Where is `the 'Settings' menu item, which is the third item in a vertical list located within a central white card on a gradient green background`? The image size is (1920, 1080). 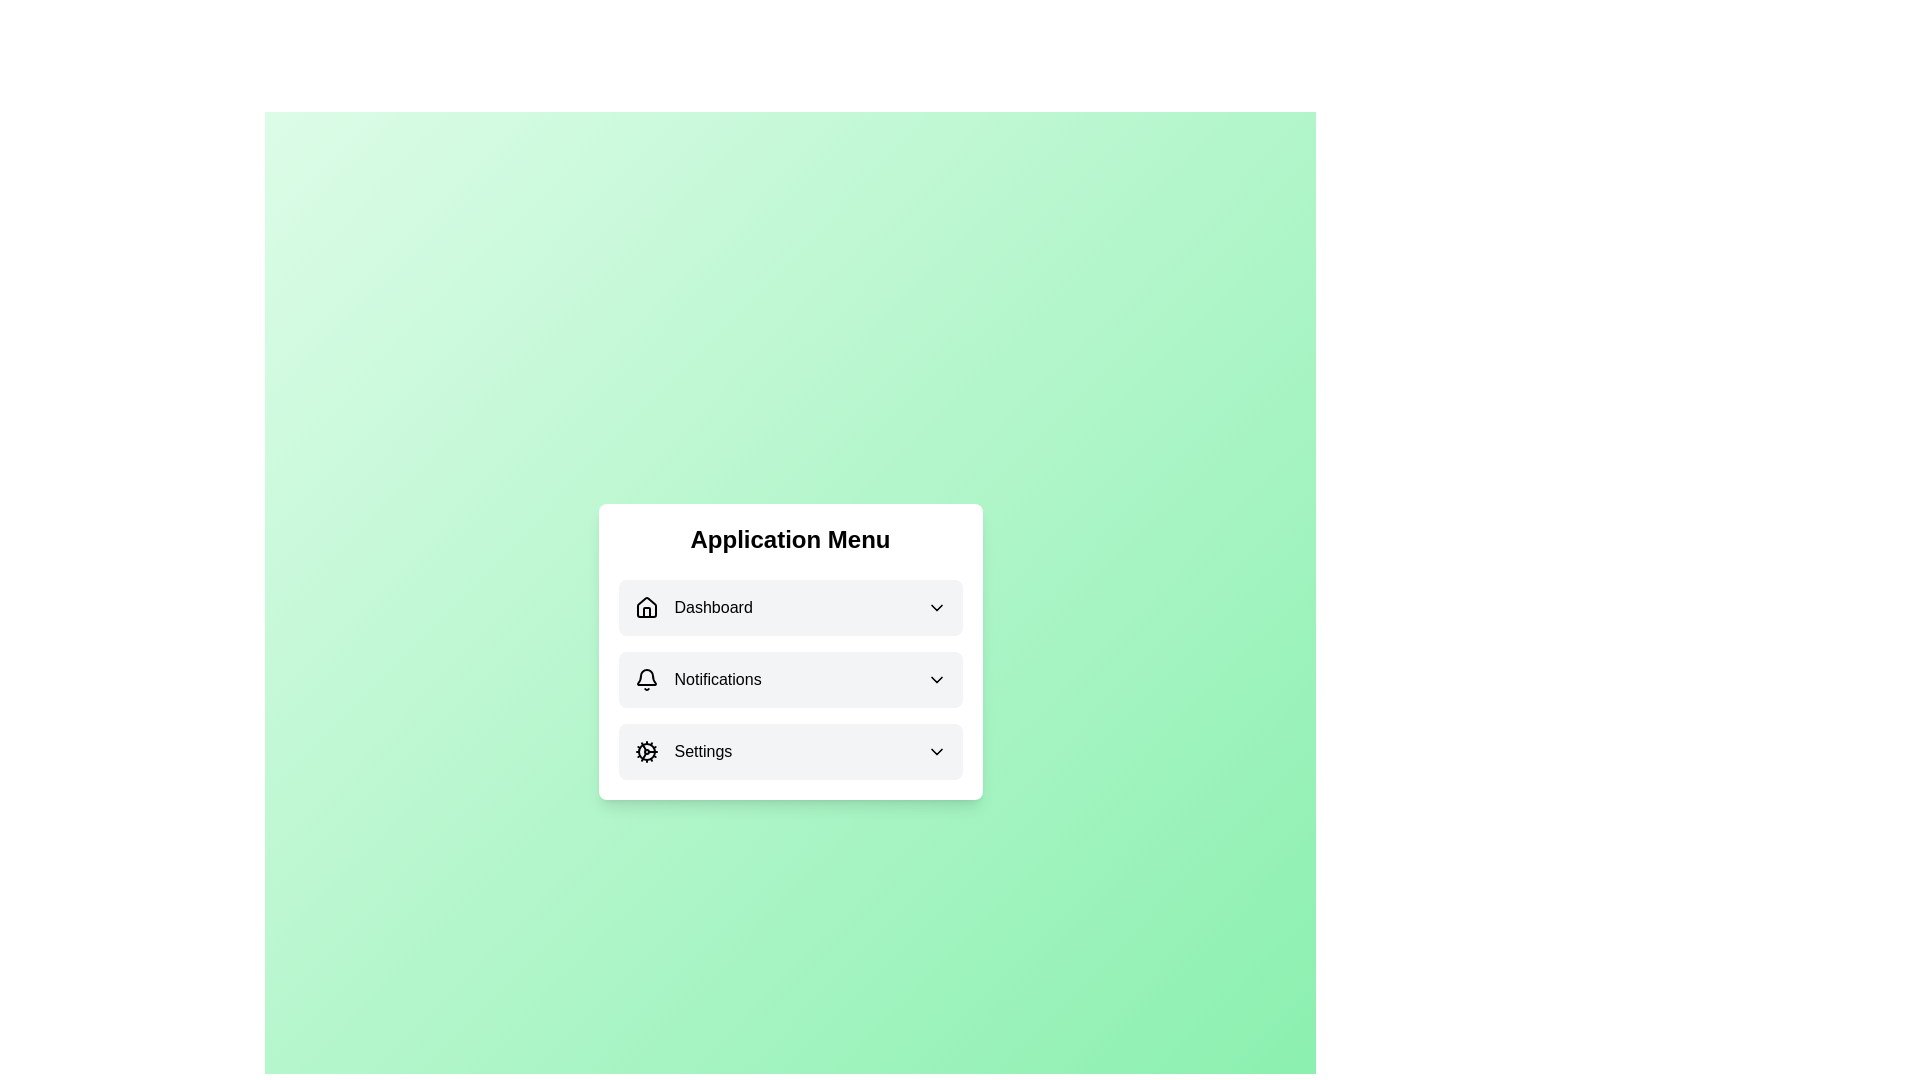 the 'Settings' menu item, which is the third item in a vertical list located within a central white card on a gradient green background is located at coordinates (789, 752).